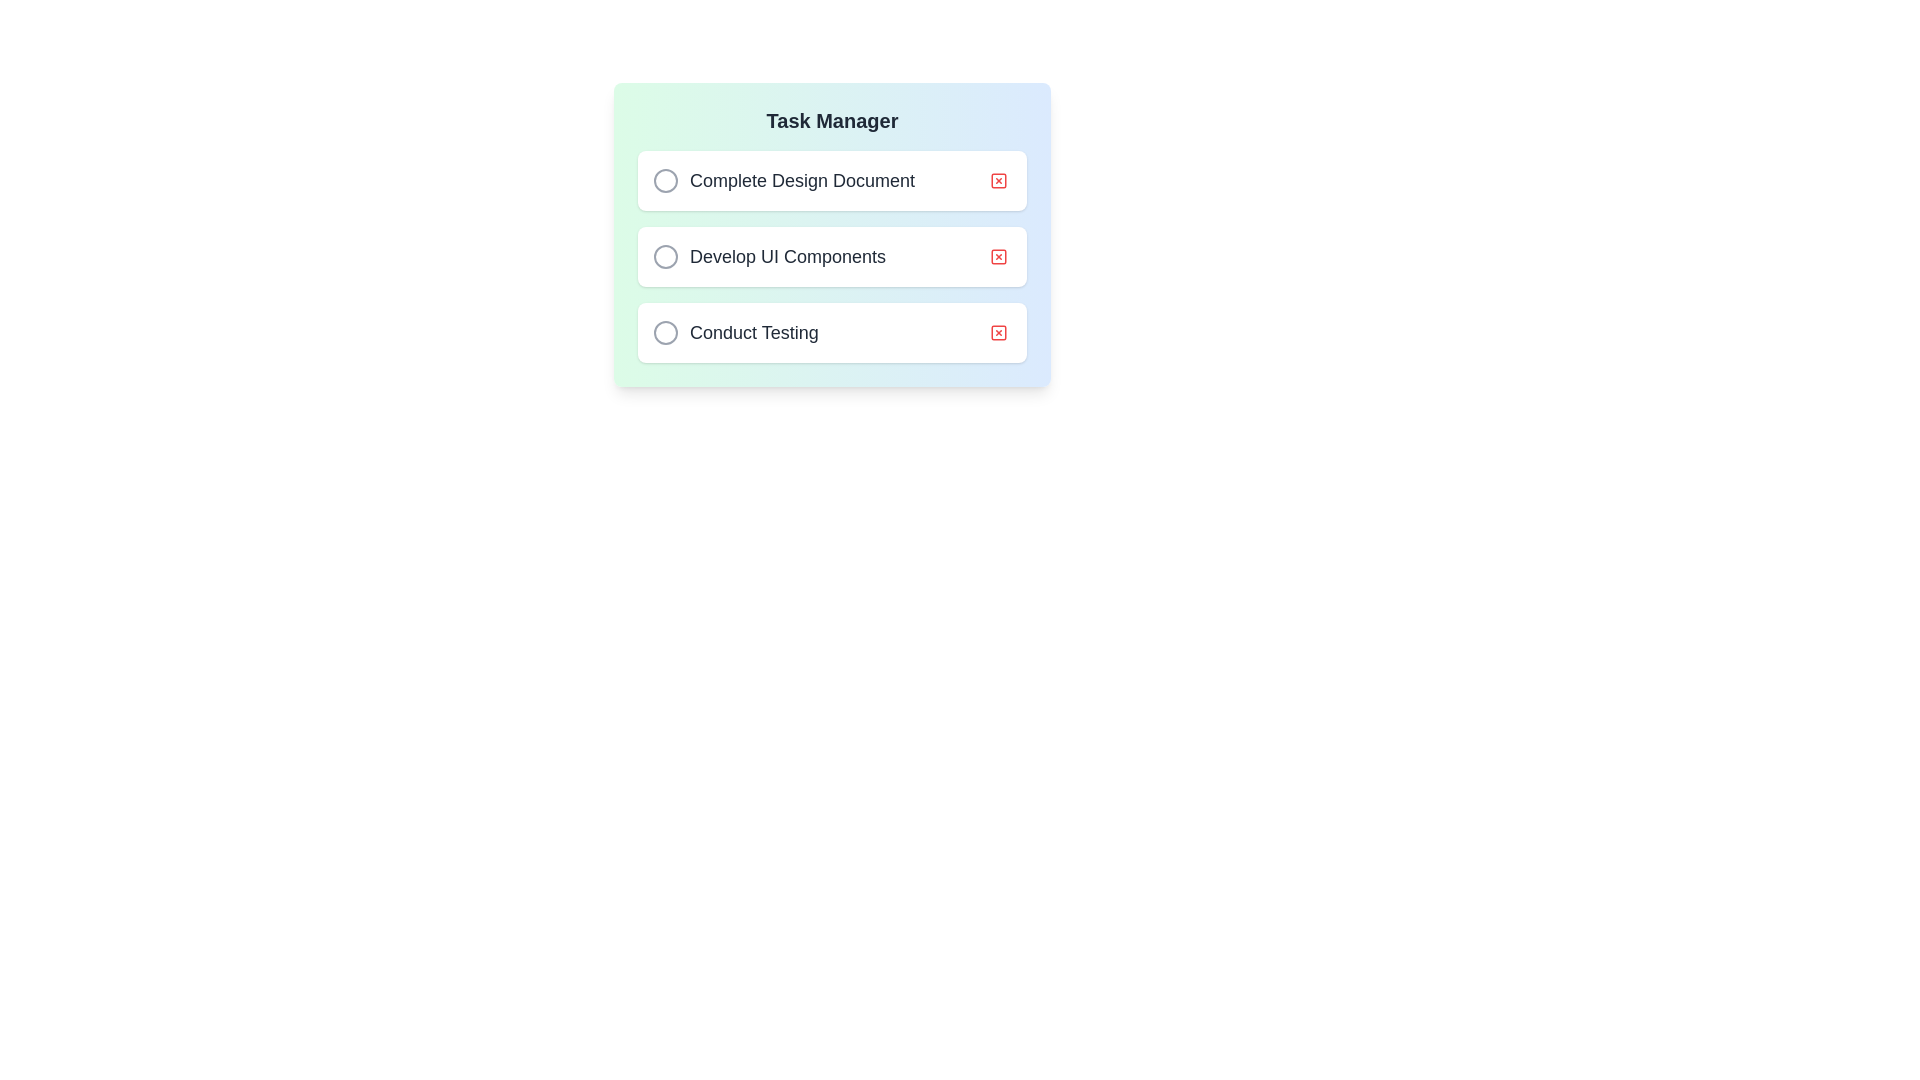 Image resolution: width=1920 pixels, height=1080 pixels. What do you see at coordinates (998, 331) in the screenshot?
I see `the button for removing or canceling the 'Conduct Testing' task, located to the right of the task item in the 'Task Manager' panel` at bounding box center [998, 331].